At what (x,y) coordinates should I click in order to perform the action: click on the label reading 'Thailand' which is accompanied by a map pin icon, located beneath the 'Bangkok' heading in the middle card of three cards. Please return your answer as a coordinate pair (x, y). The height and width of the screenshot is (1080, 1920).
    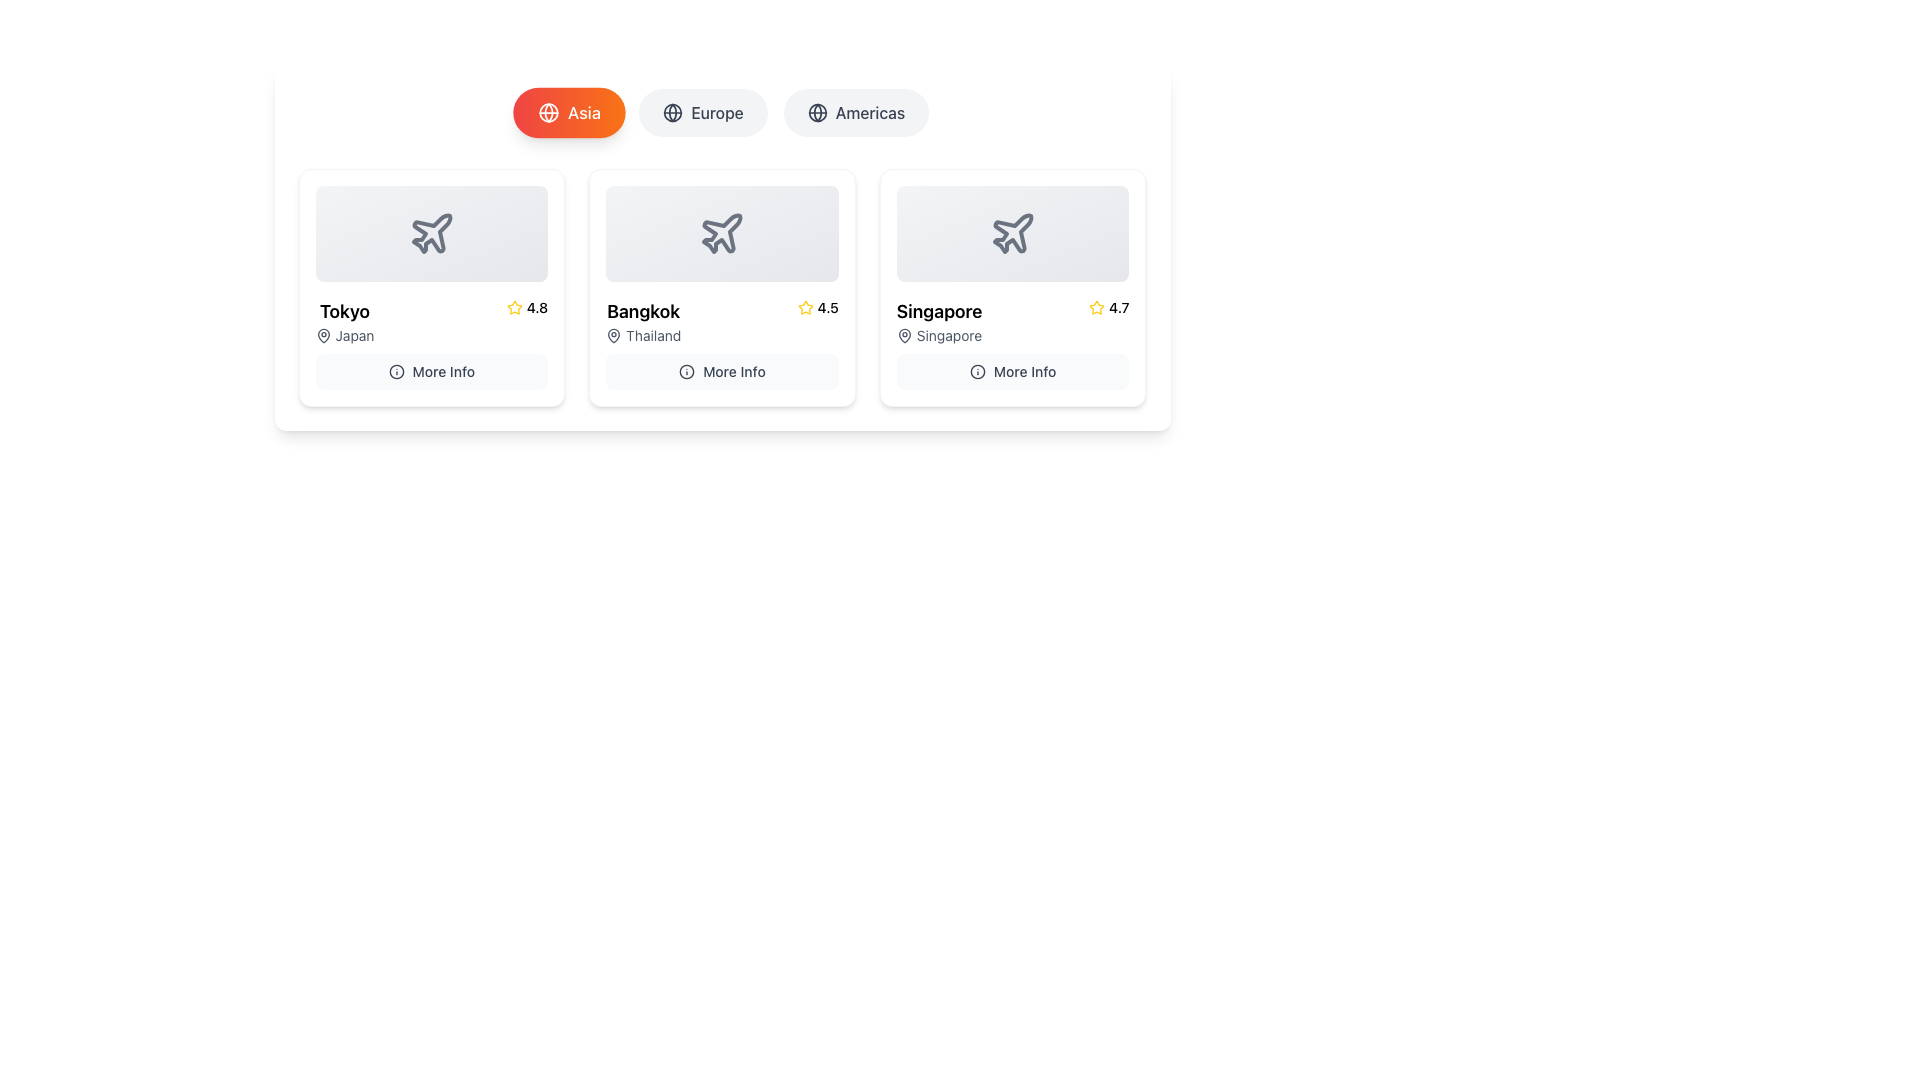
    Looking at the image, I should click on (643, 334).